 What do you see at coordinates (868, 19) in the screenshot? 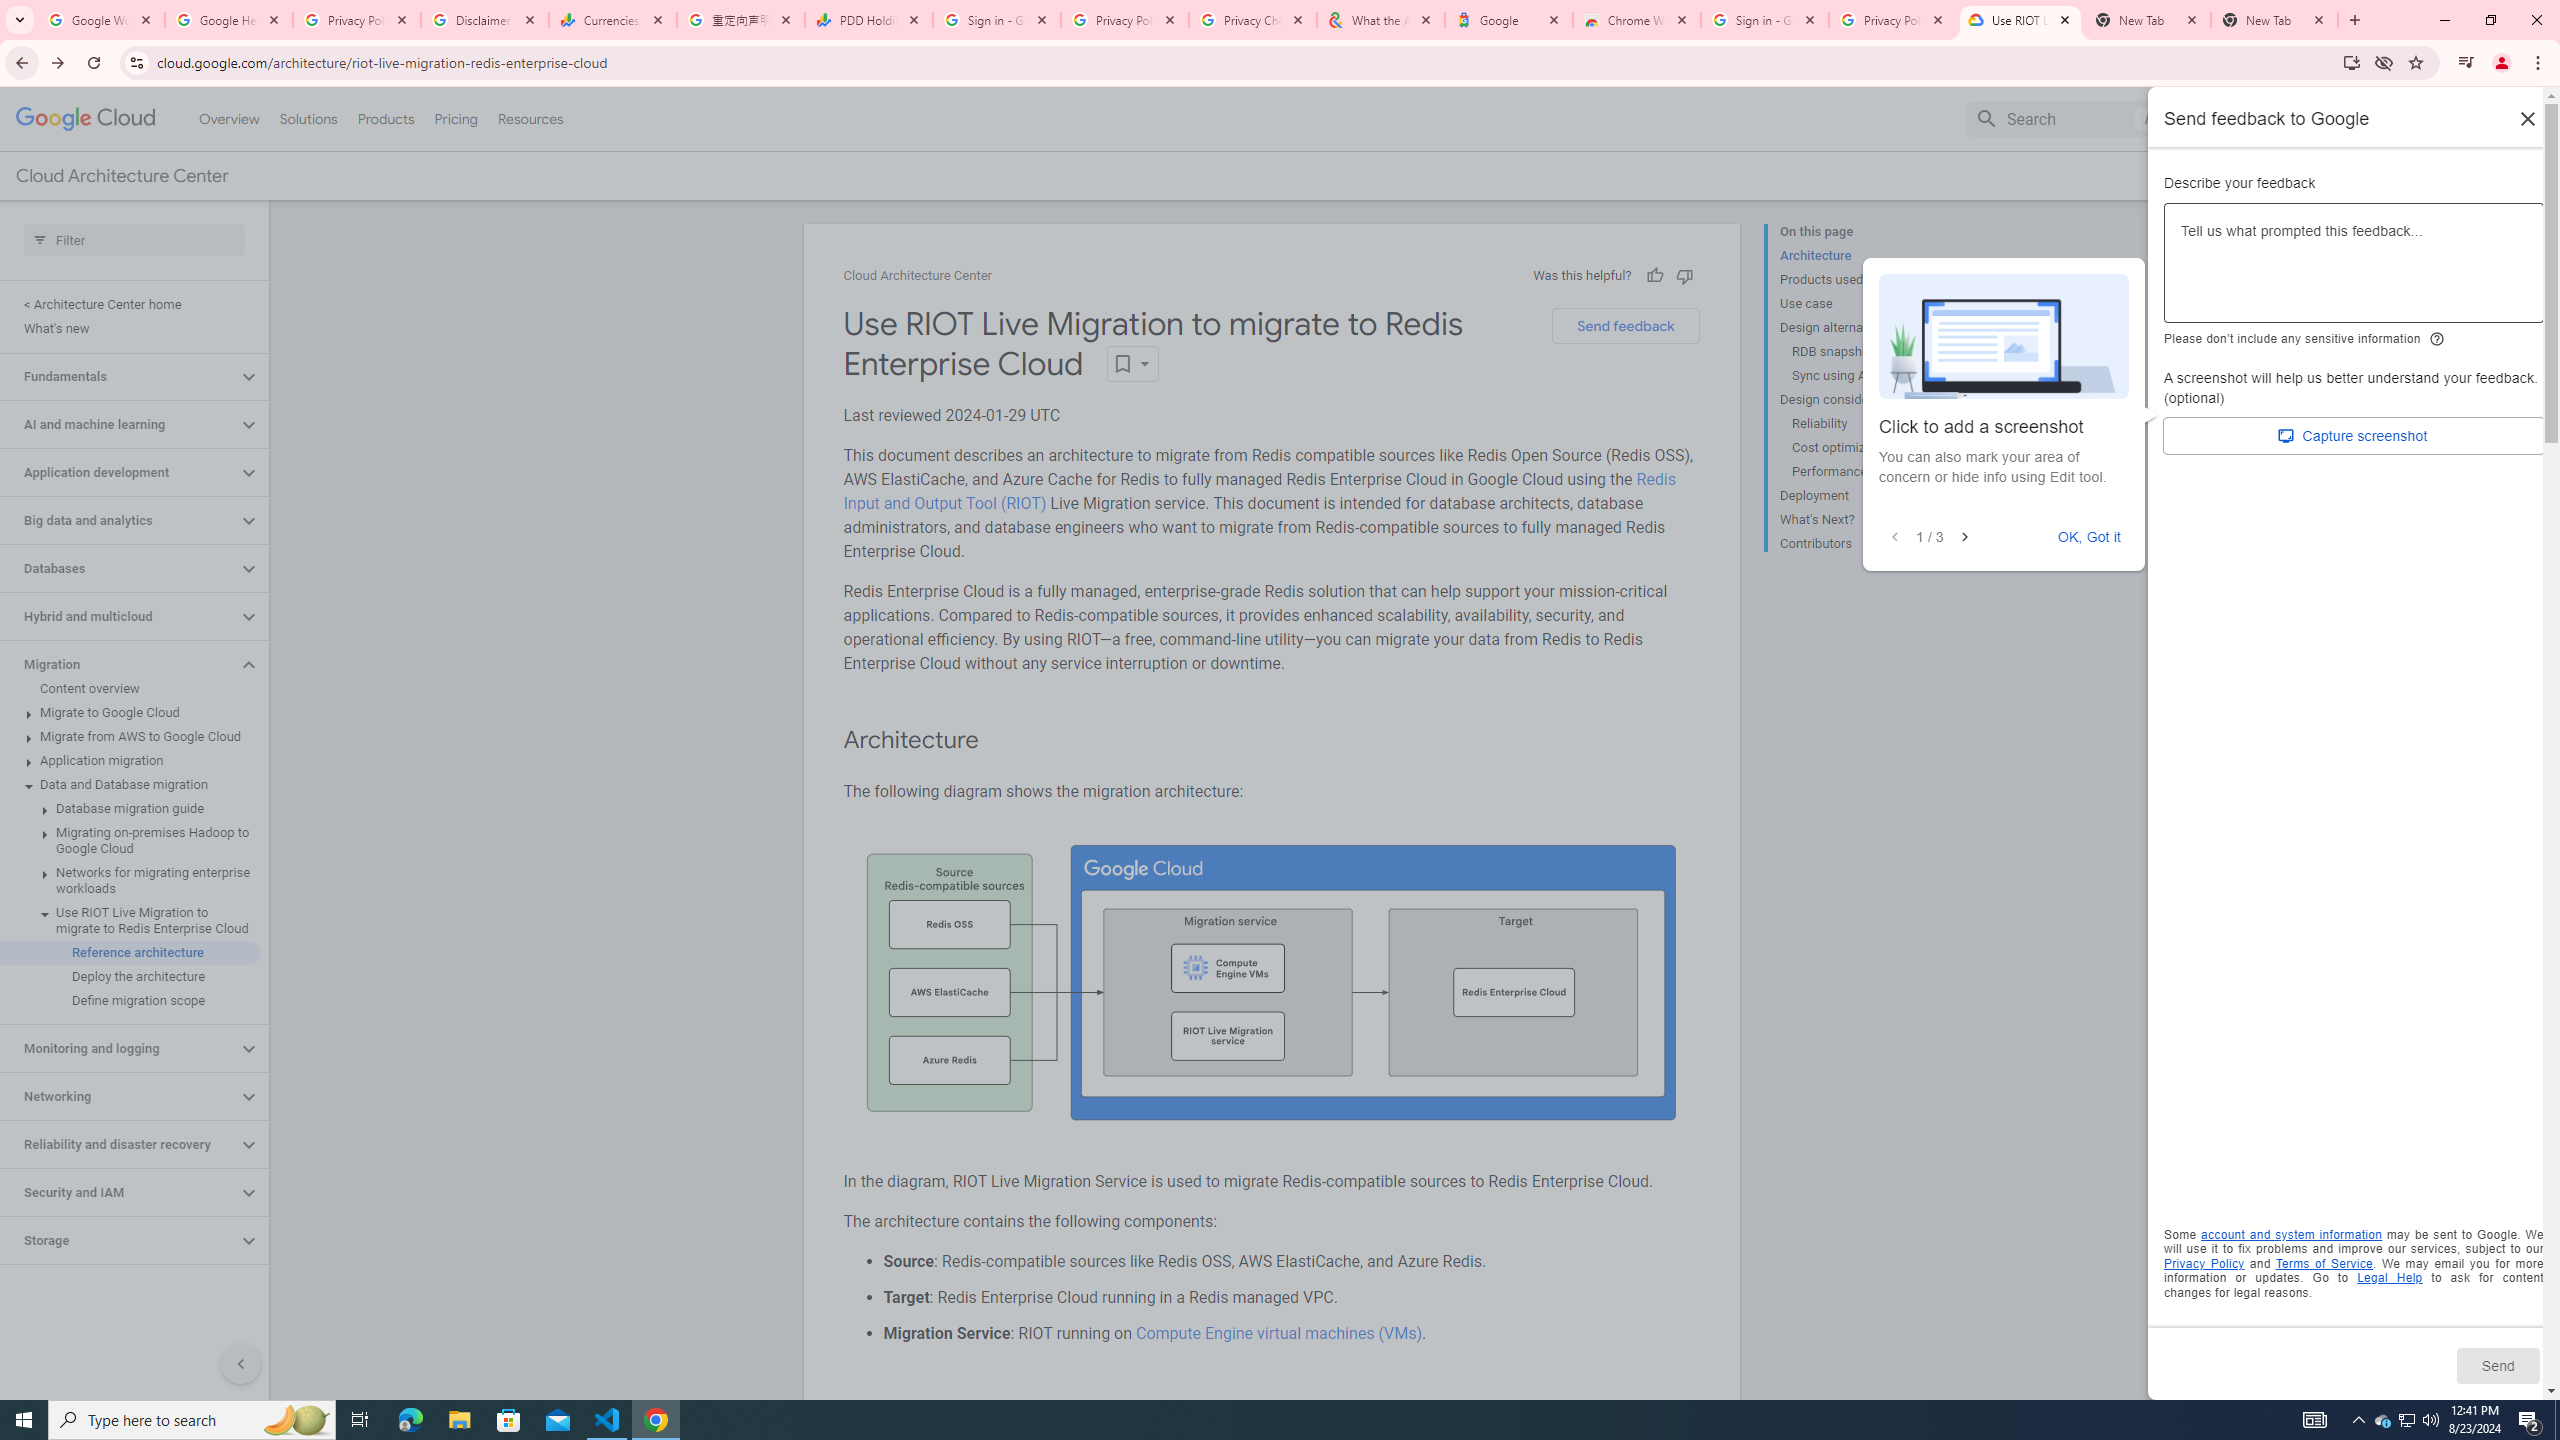
I see `'PDD Holdings Inc - ADR (PDD) Price & News - Google Finance'` at bounding box center [868, 19].